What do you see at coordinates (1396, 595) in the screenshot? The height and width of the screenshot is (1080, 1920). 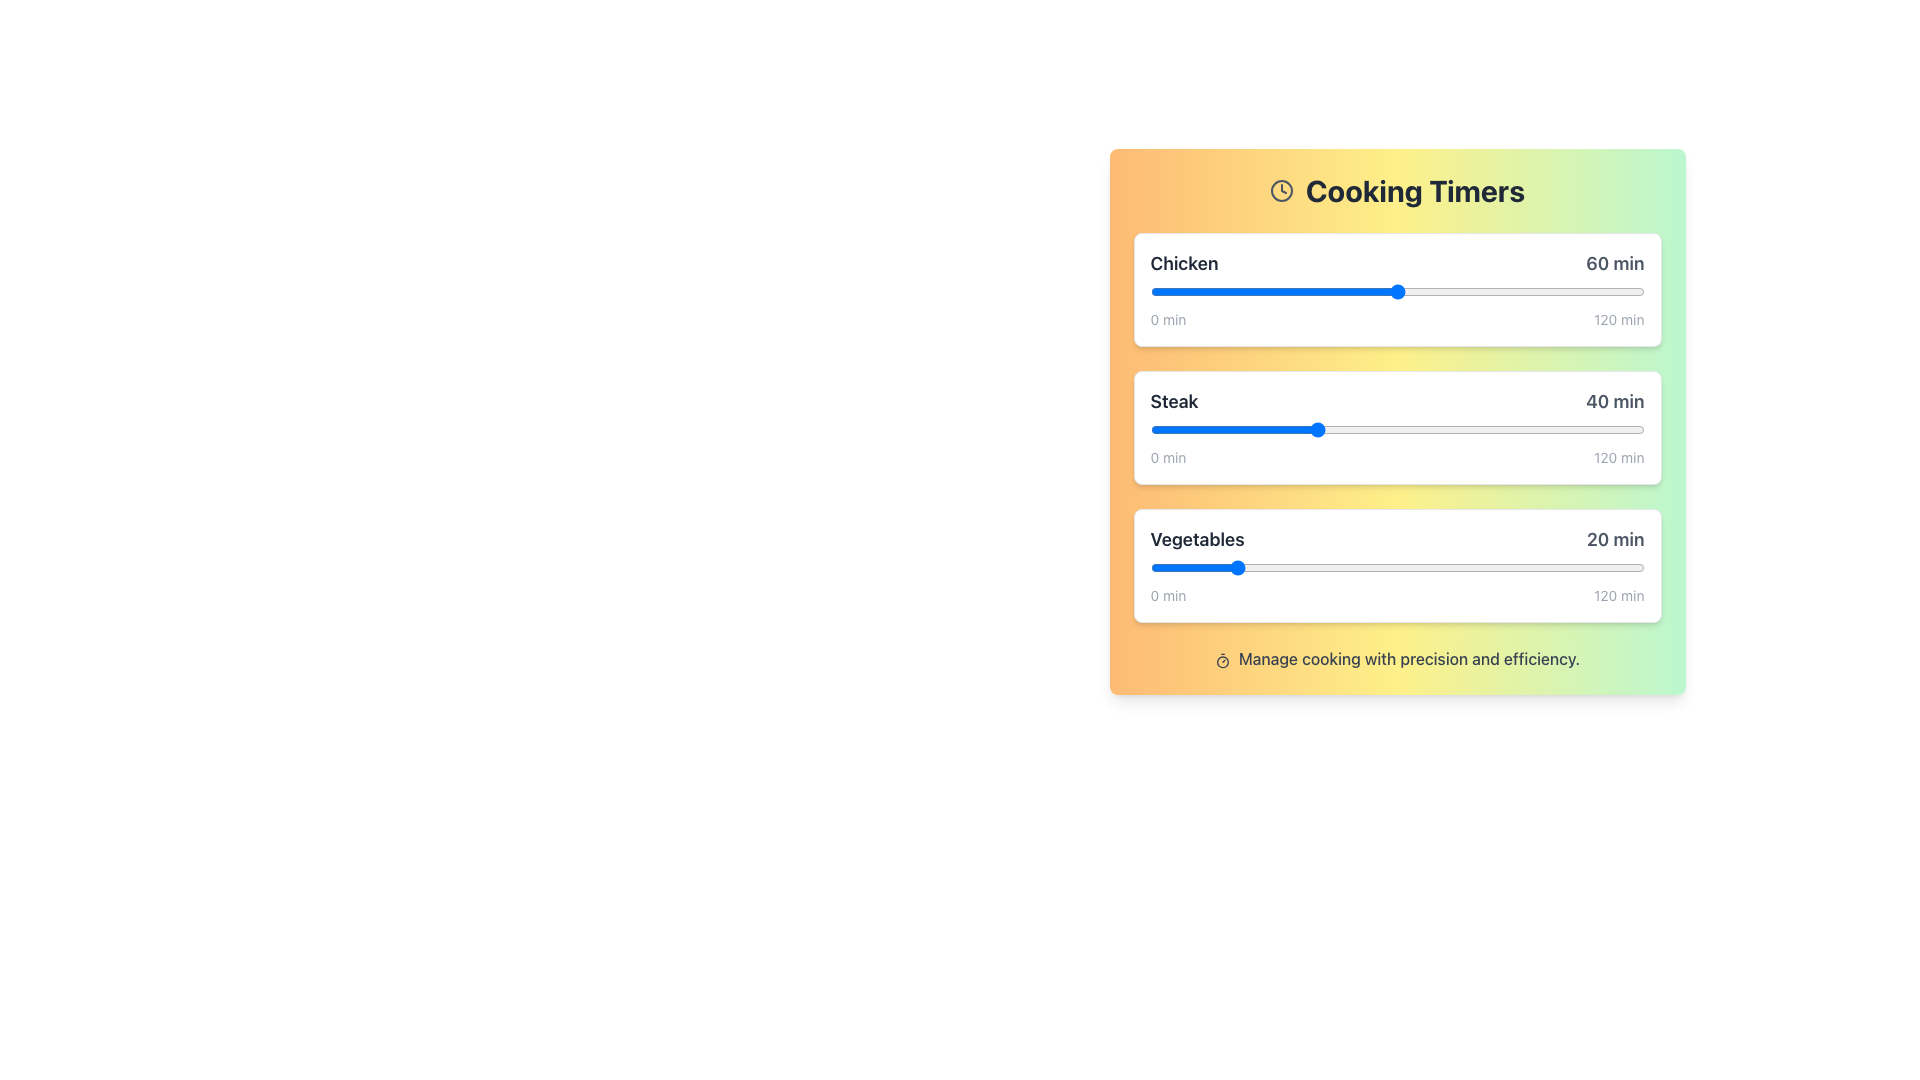 I see `properties of the textual labels '0 min' and '120 min' within the 'Vegetables' section of the 'Cooking Timers' interface, positioned at the bottom beneath the progress bar` at bounding box center [1396, 595].